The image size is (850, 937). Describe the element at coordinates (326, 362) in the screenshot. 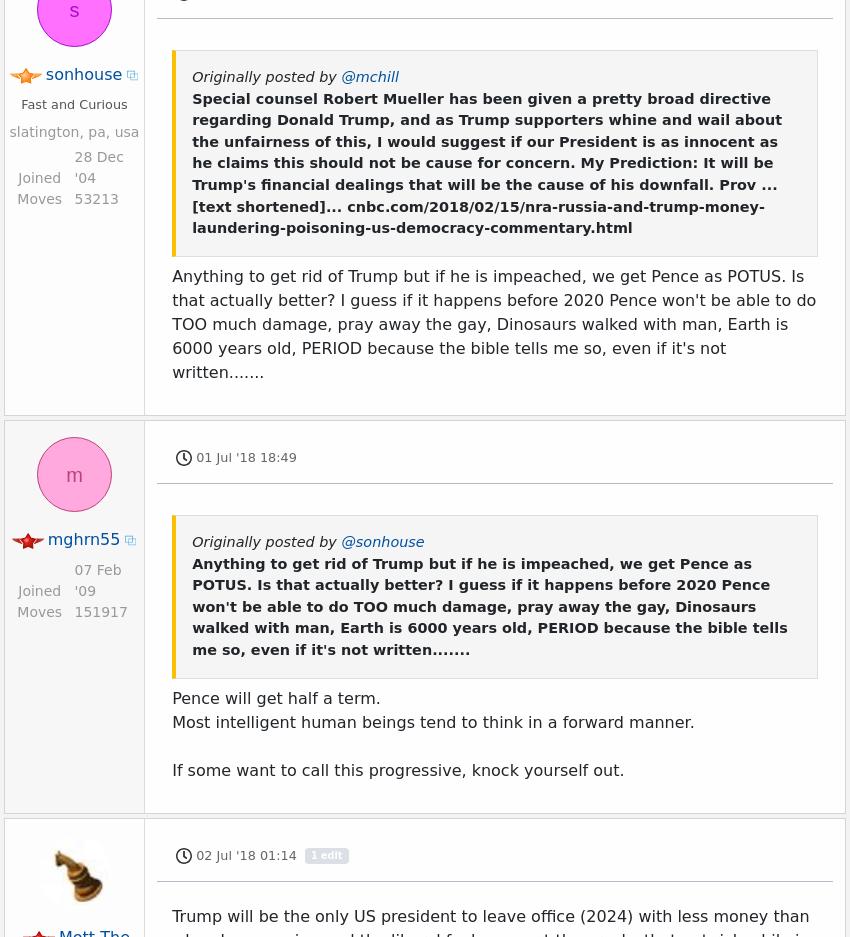

I see `'1 edit'` at that location.